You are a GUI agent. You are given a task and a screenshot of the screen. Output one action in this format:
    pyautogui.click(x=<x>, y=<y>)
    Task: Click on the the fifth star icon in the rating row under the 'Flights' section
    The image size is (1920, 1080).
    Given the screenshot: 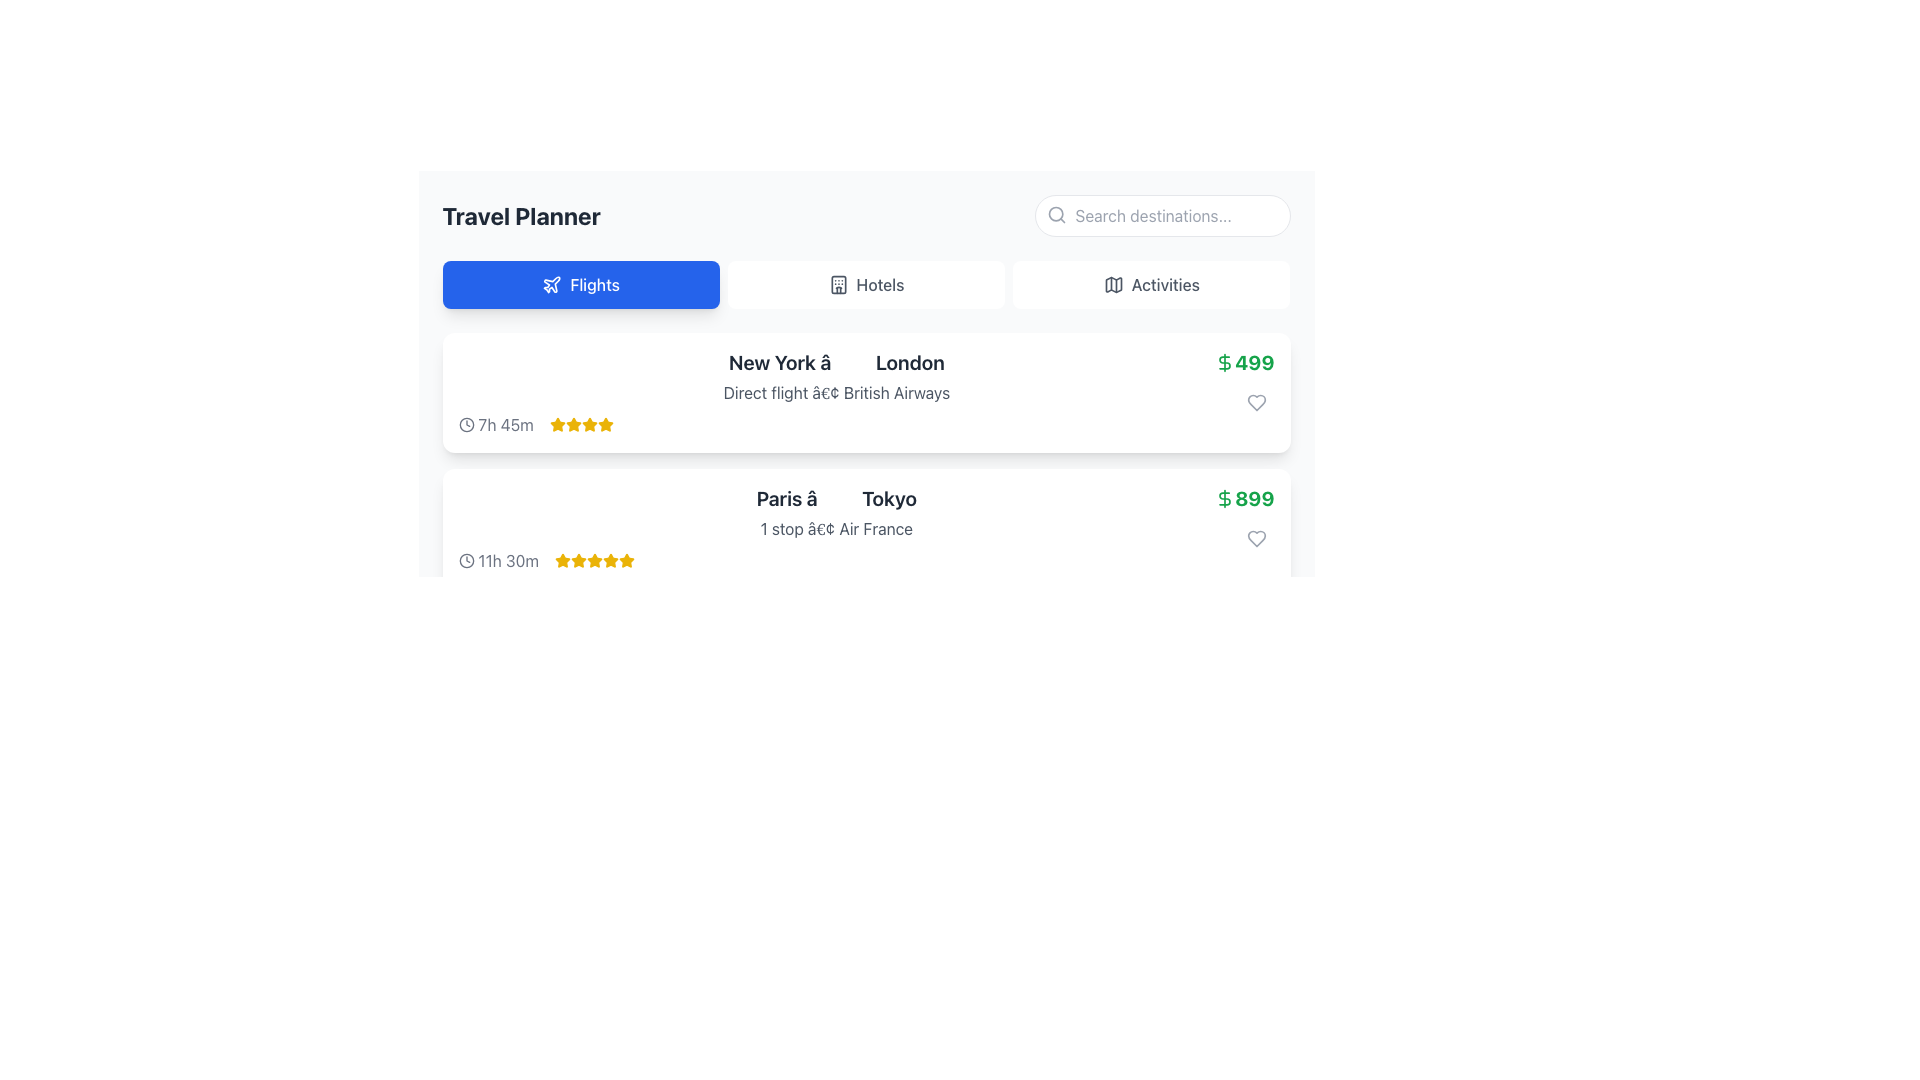 What is the action you would take?
    pyautogui.click(x=562, y=560)
    